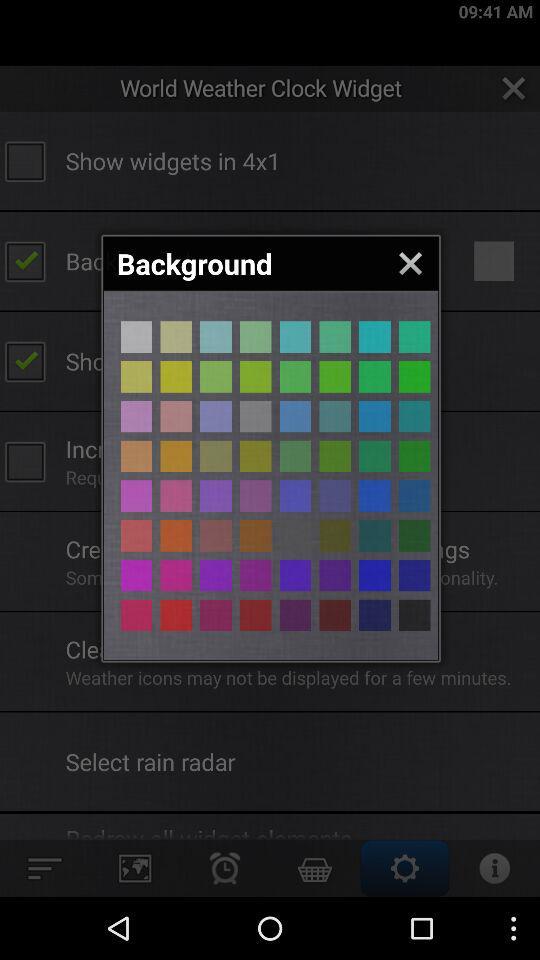 Image resolution: width=540 pixels, height=960 pixels. I want to click on different colour page, so click(294, 614).